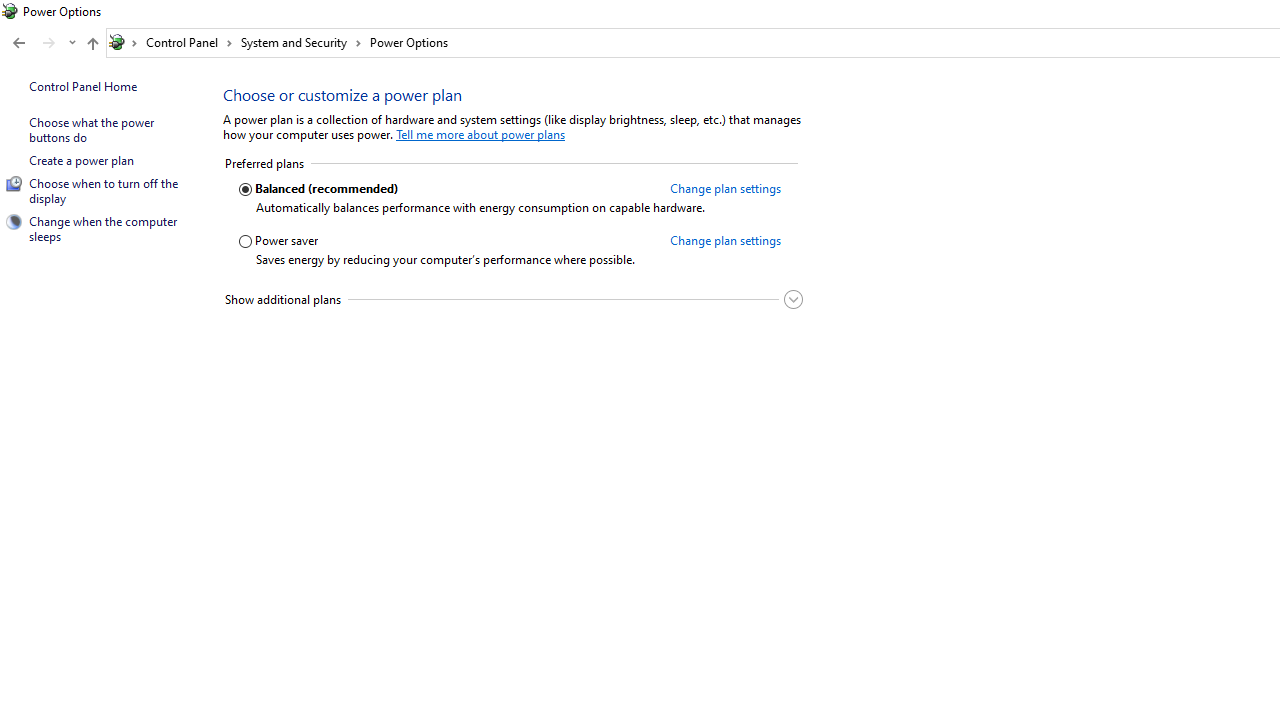 This screenshot has height=720, width=1280. Describe the element at coordinates (91, 129) in the screenshot. I see `'Choose what the power buttons do'` at that location.